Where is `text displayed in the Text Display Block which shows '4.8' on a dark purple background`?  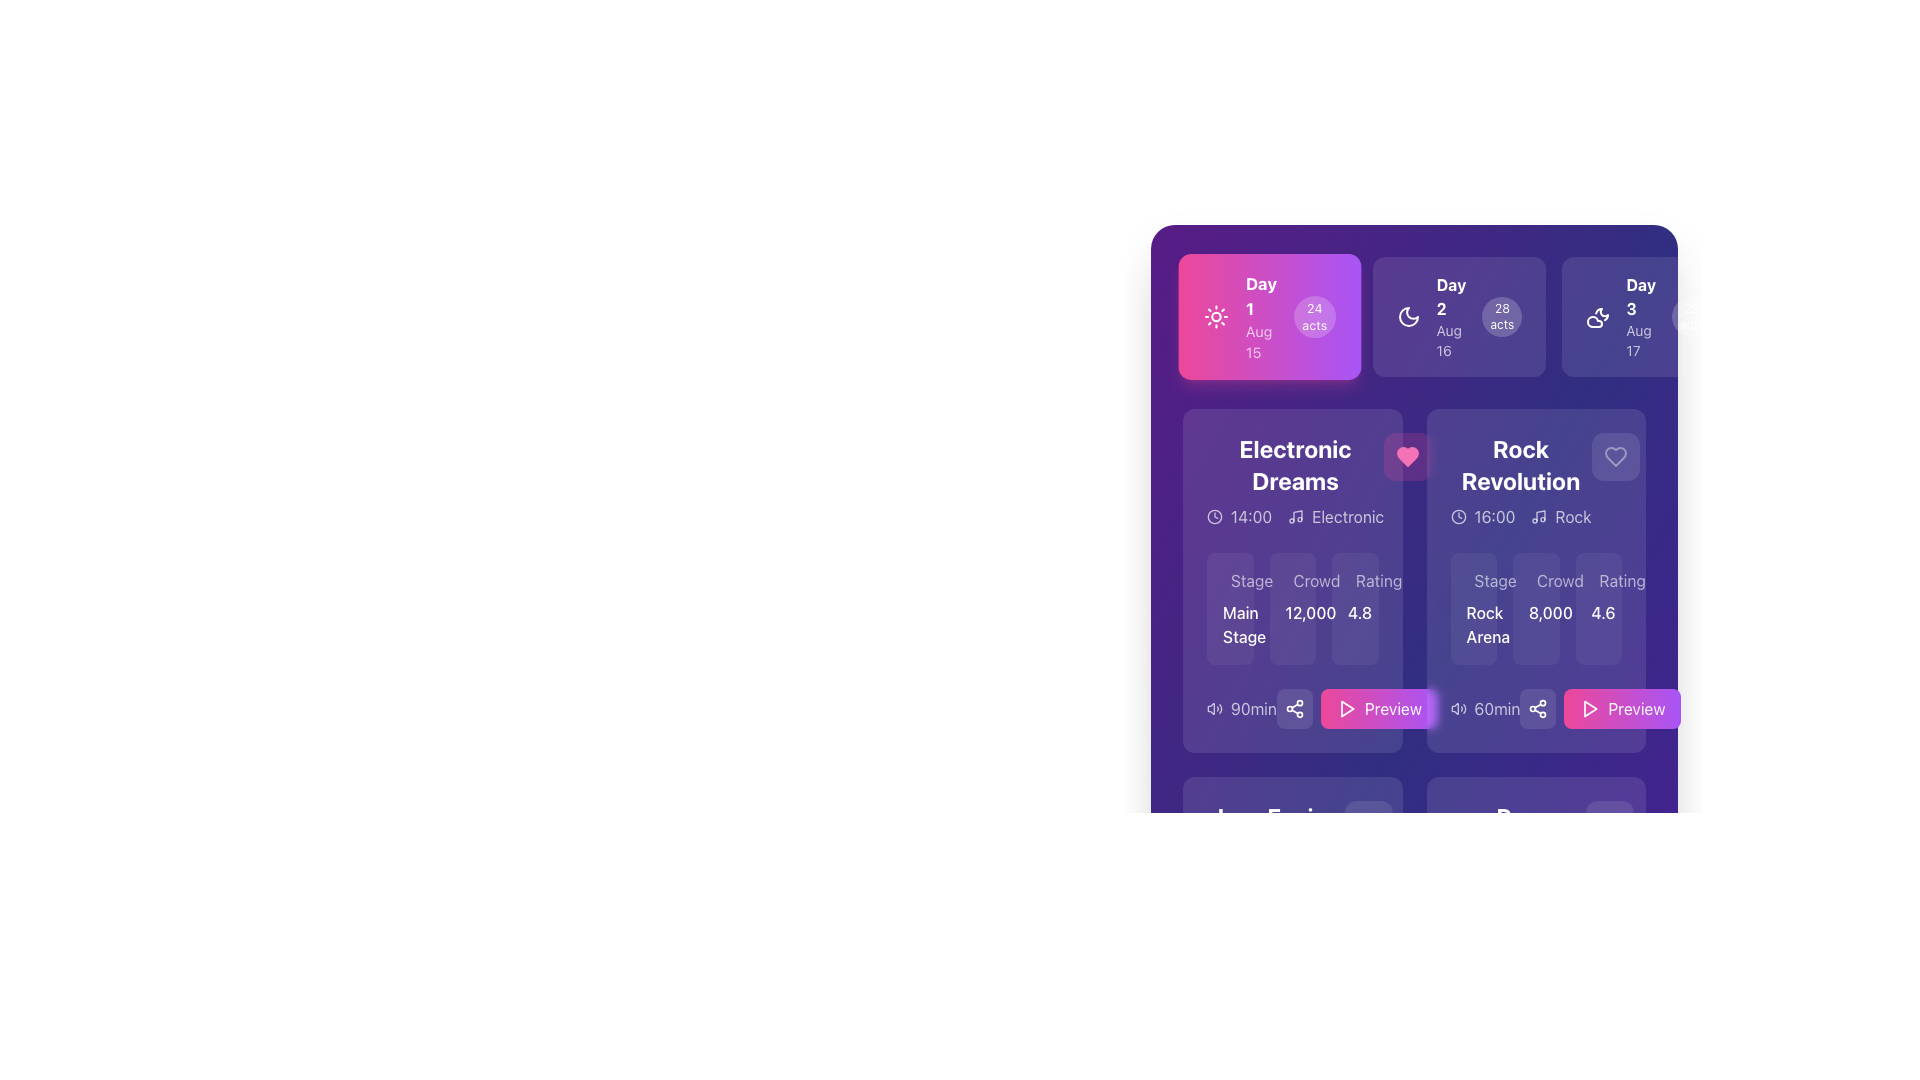 text displayed in the Text Display Block which shows '4.8' on a dark purple background is located at coordinates (1355, 608).